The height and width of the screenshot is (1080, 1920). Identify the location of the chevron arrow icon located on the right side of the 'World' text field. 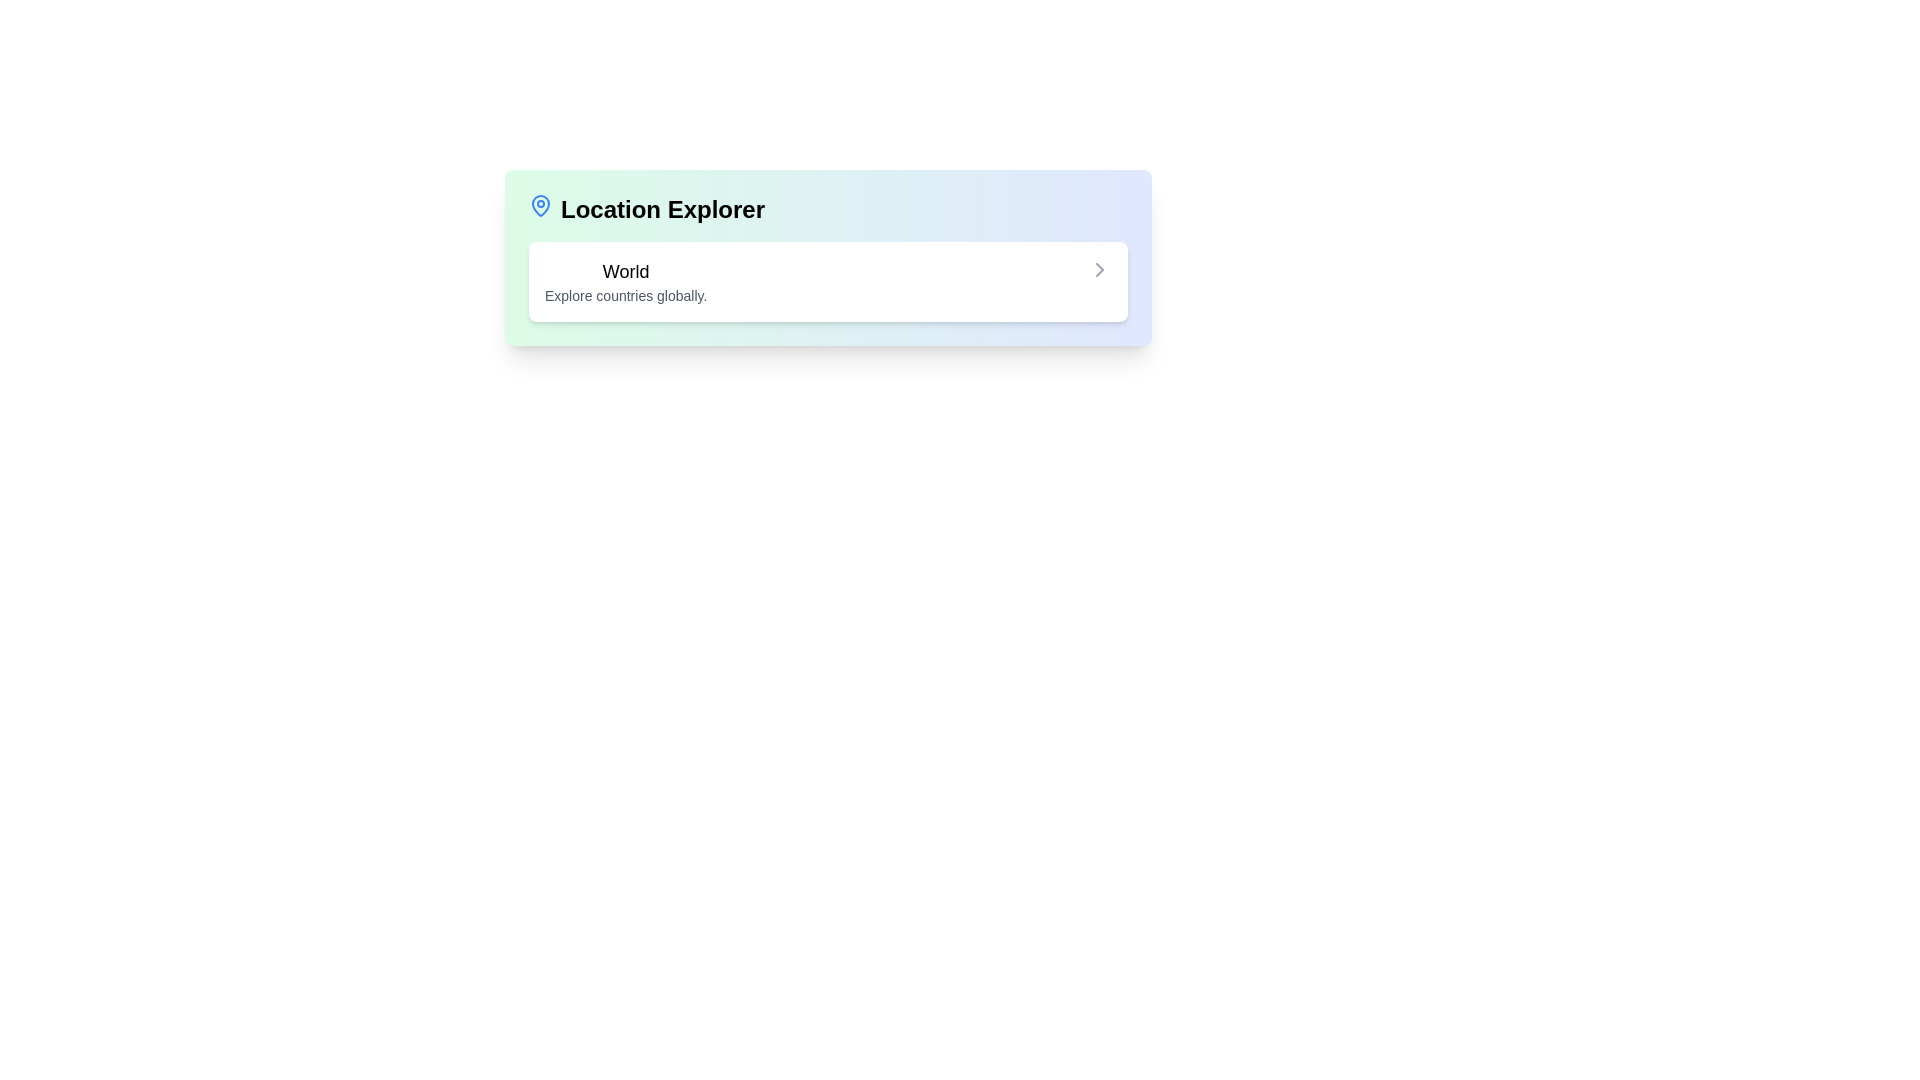
(1098, 270).